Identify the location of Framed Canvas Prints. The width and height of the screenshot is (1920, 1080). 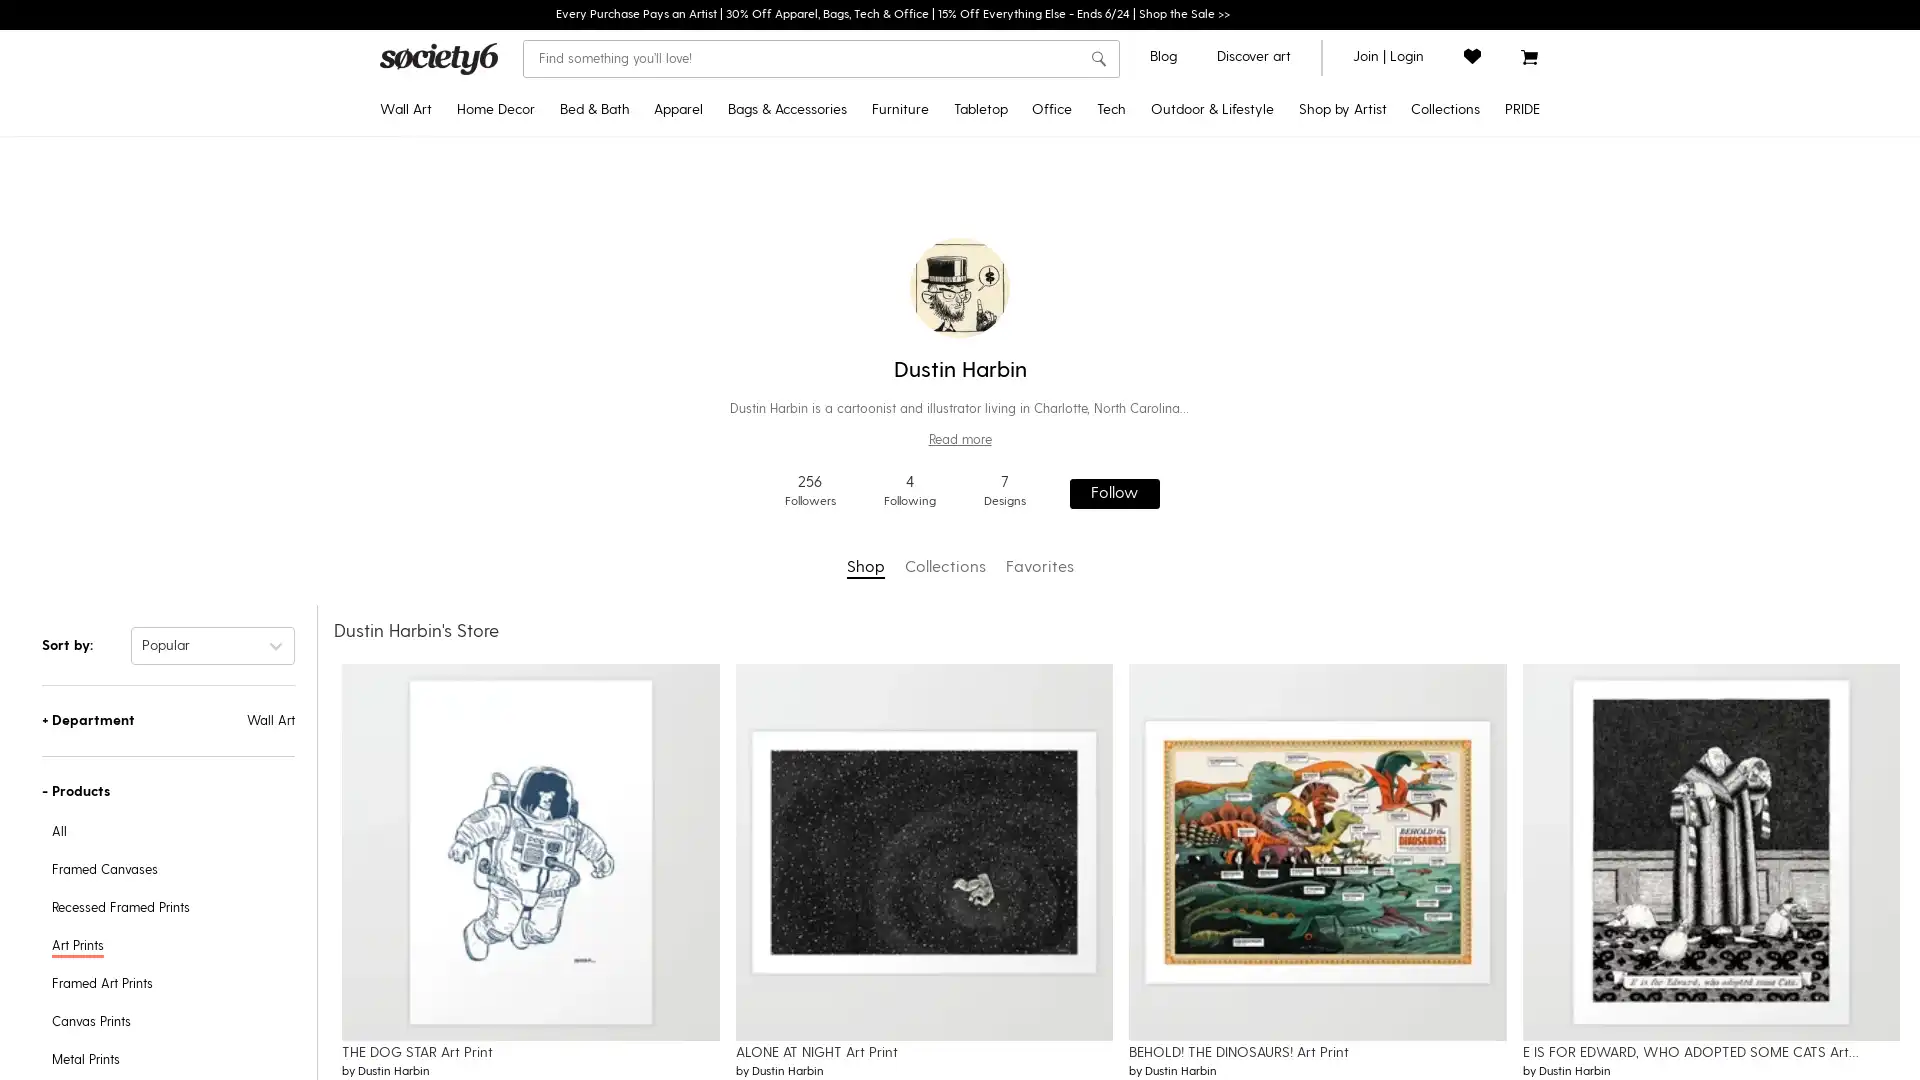
(470, 289).